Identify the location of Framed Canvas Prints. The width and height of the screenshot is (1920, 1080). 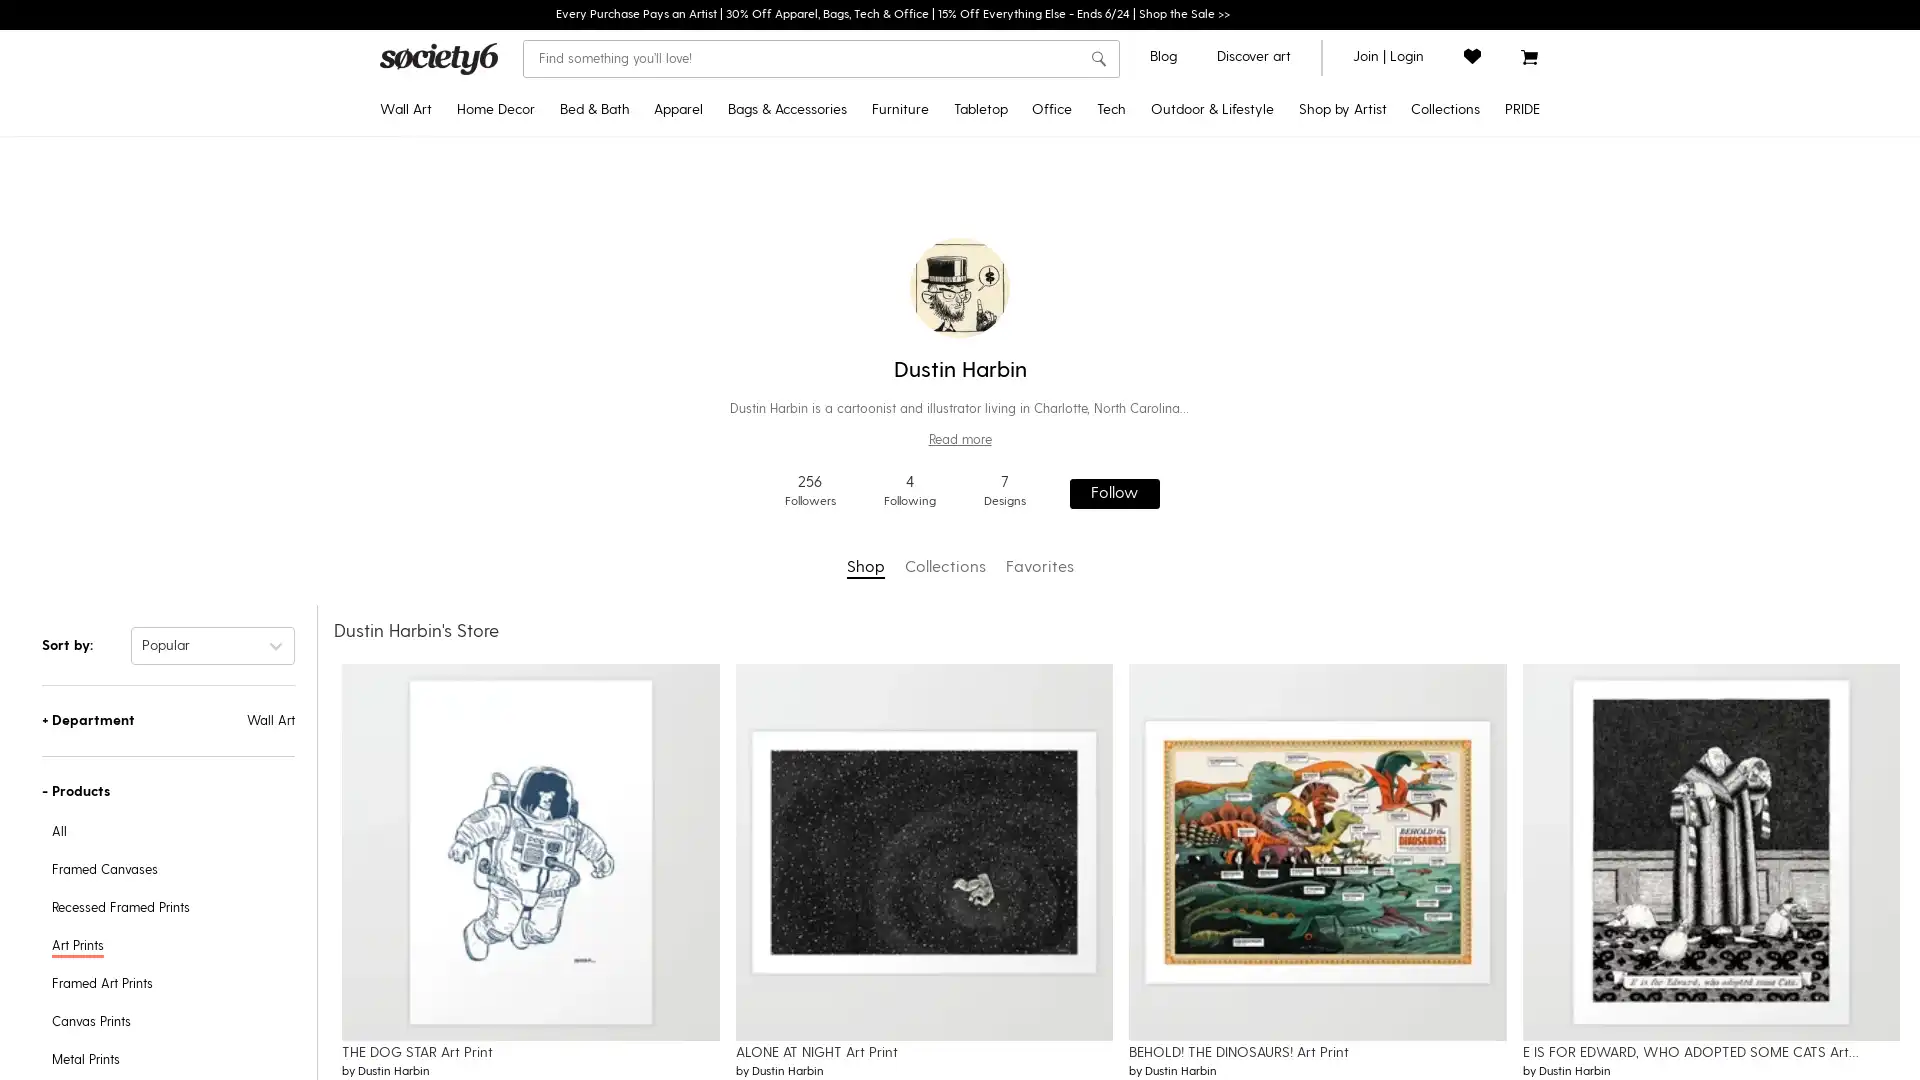
(470, 289).